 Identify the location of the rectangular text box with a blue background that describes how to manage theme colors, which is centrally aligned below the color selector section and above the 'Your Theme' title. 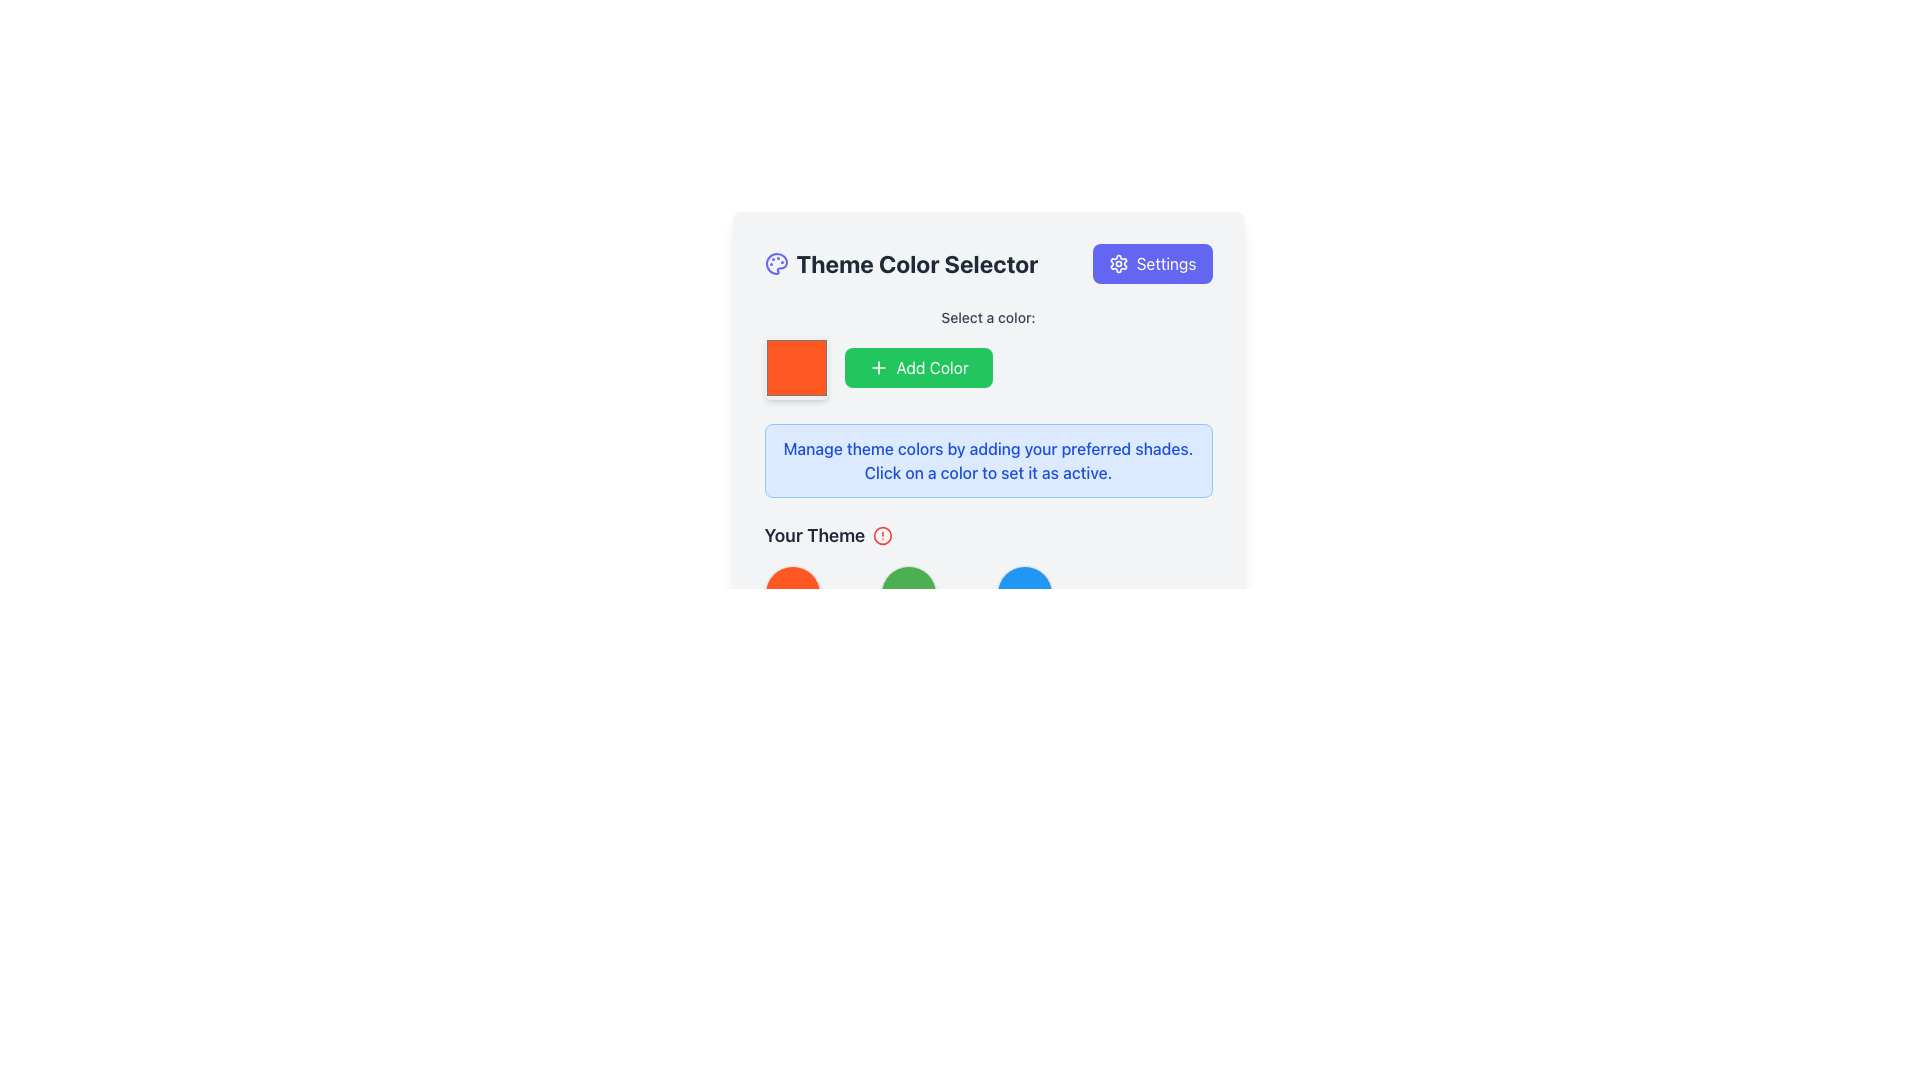
(988, 431).